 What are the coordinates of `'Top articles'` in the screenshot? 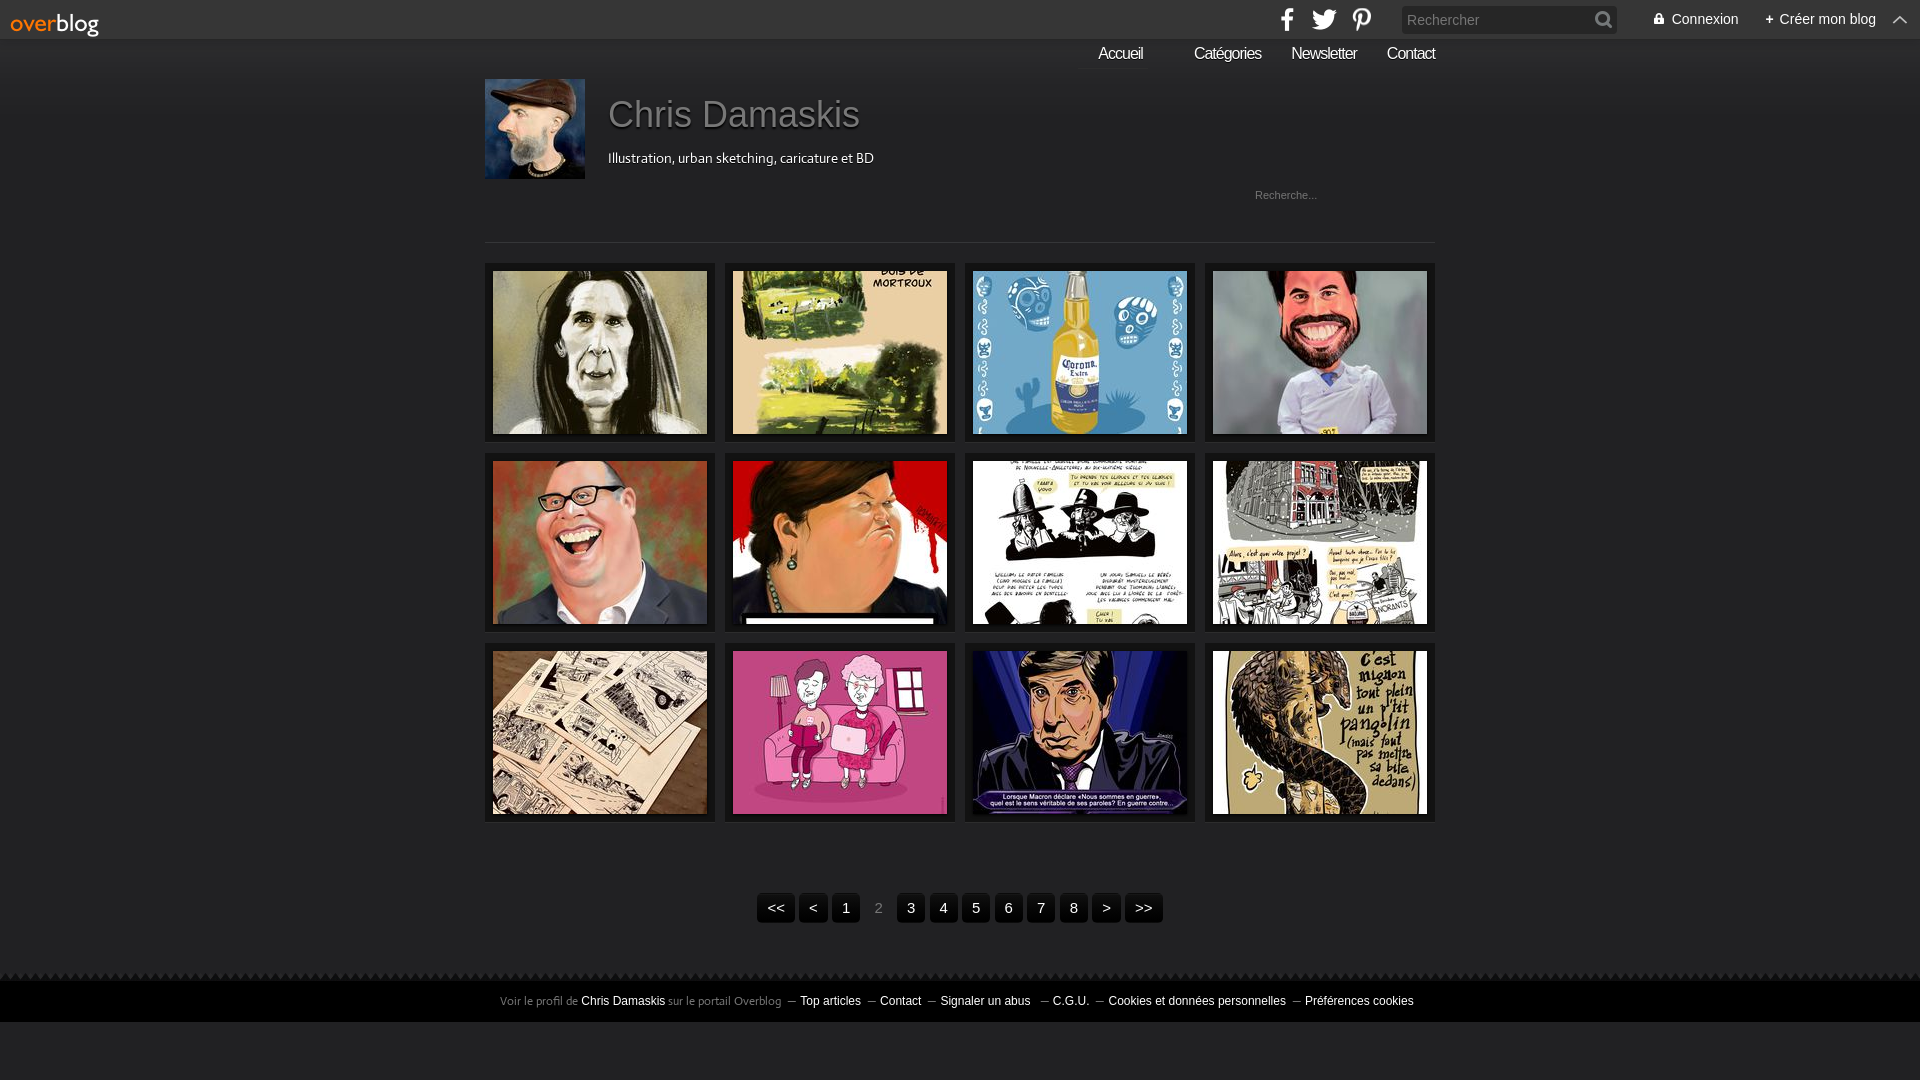 It's located at (830, 1001).